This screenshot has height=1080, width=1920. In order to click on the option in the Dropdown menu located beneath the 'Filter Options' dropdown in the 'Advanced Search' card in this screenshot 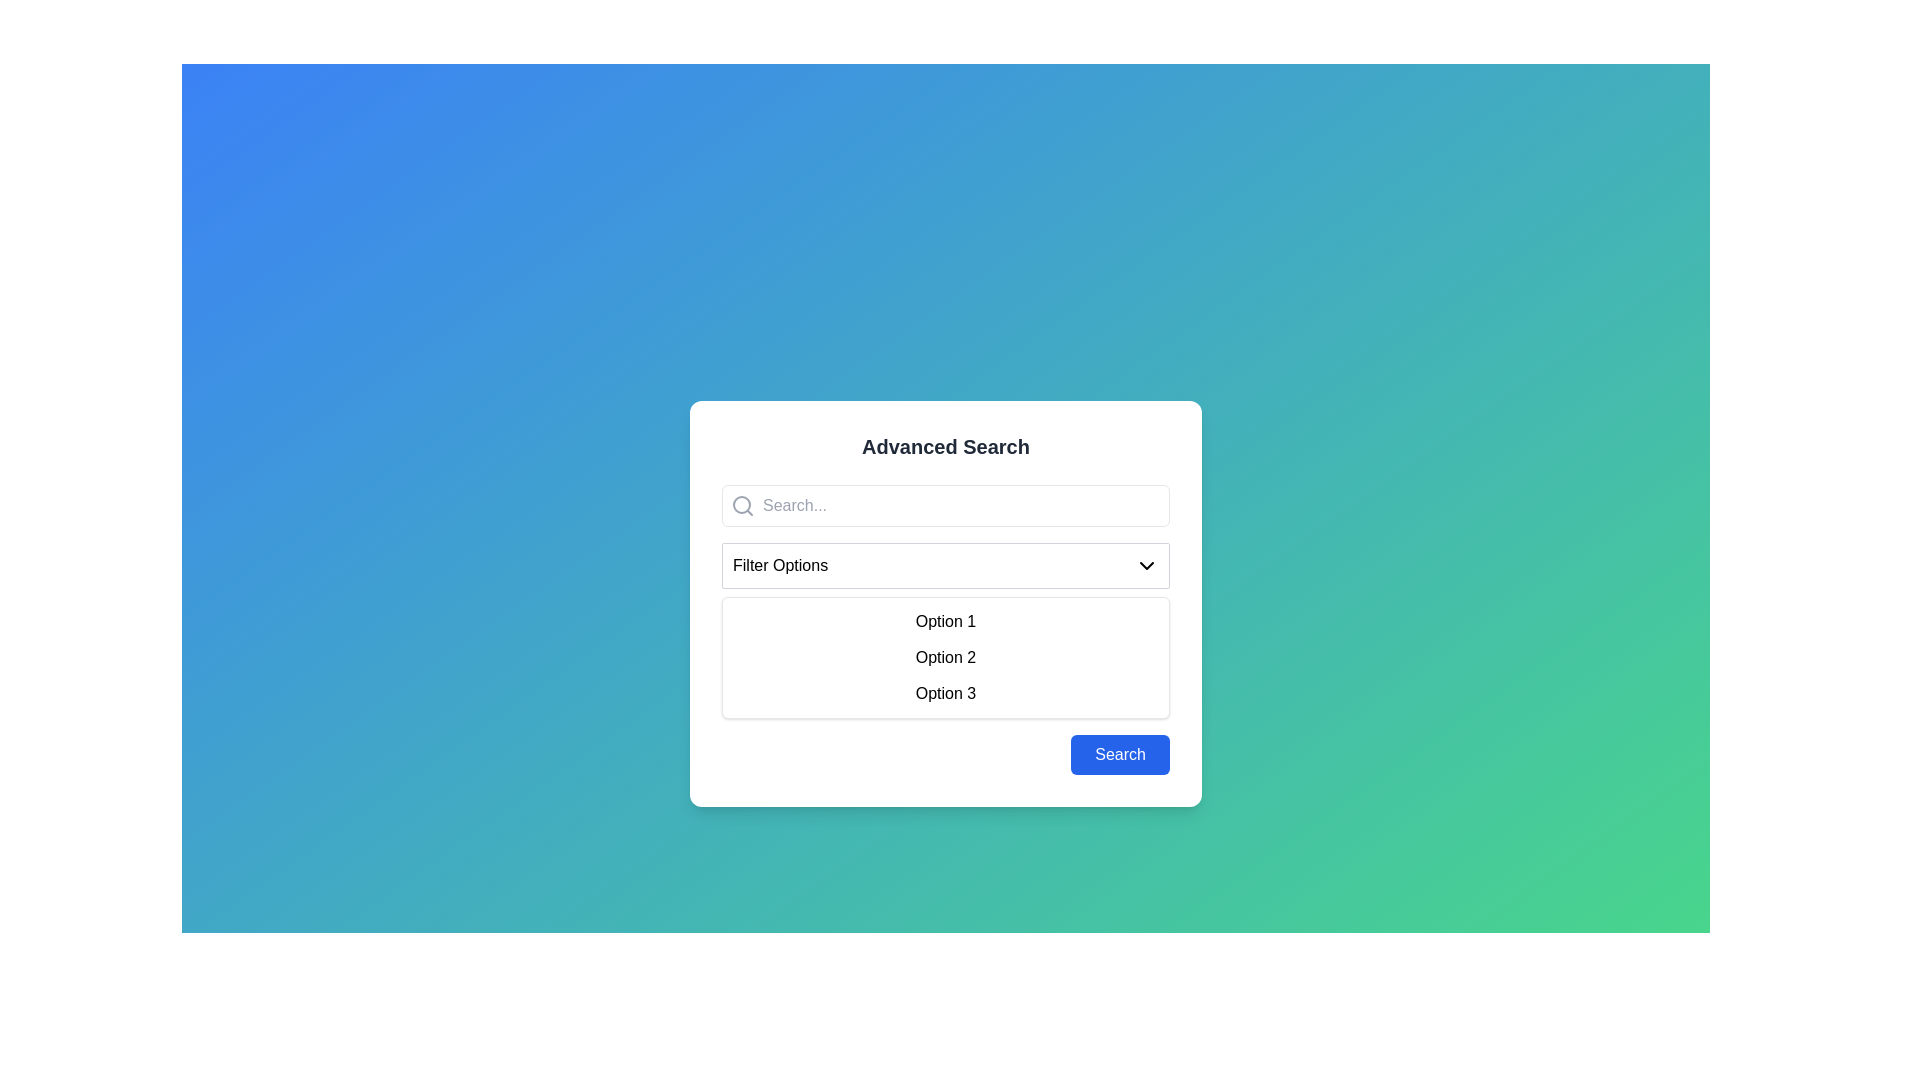, I will do `click(944, 628)`.